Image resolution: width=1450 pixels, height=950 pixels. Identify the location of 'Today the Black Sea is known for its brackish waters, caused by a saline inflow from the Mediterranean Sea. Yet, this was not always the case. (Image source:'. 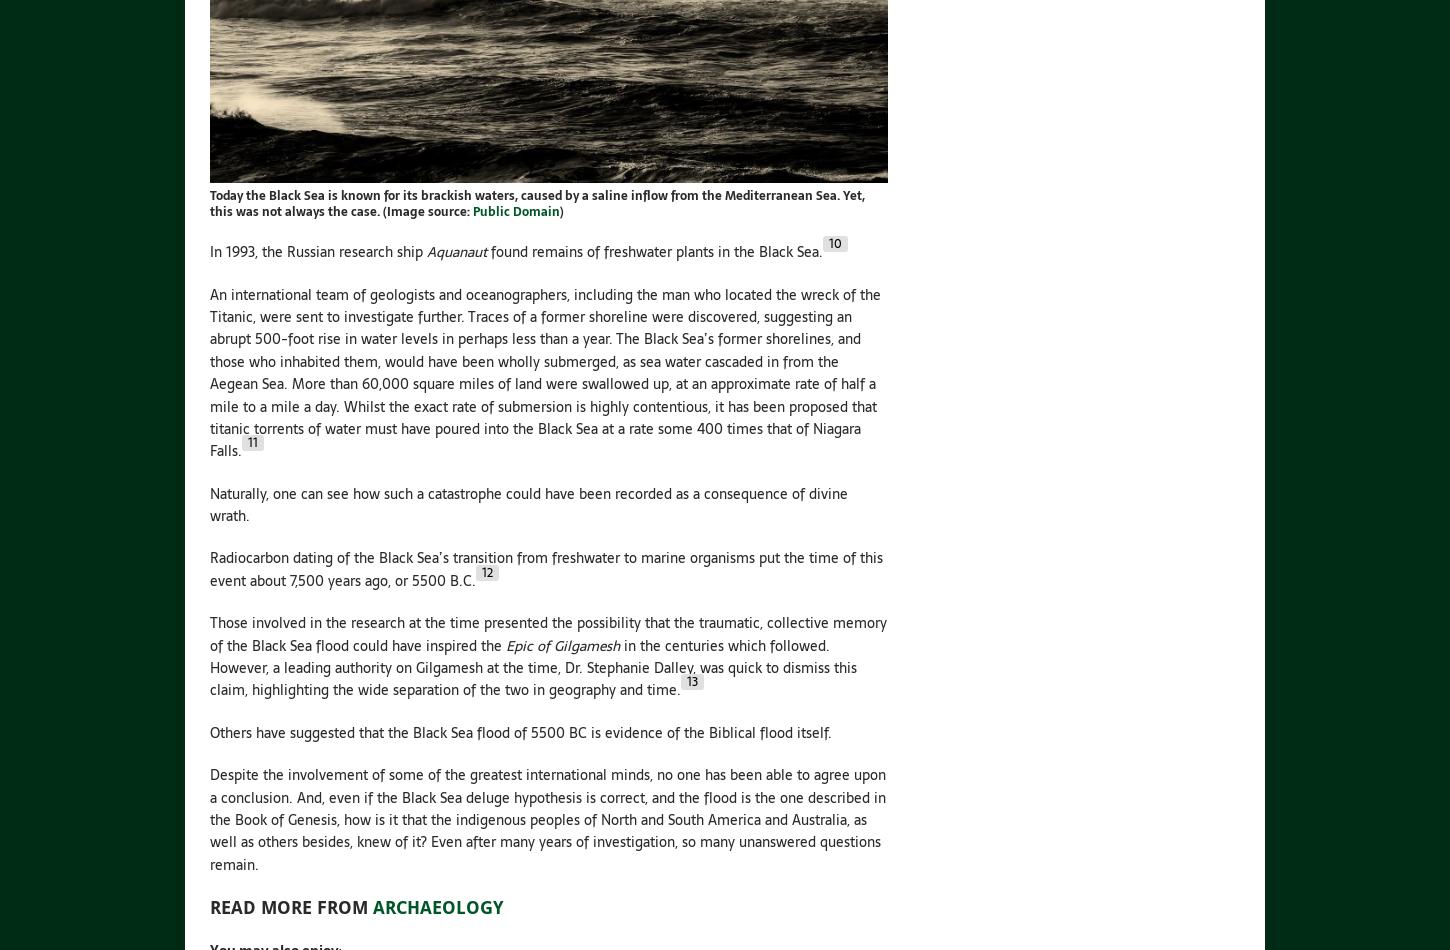
(537, 203).